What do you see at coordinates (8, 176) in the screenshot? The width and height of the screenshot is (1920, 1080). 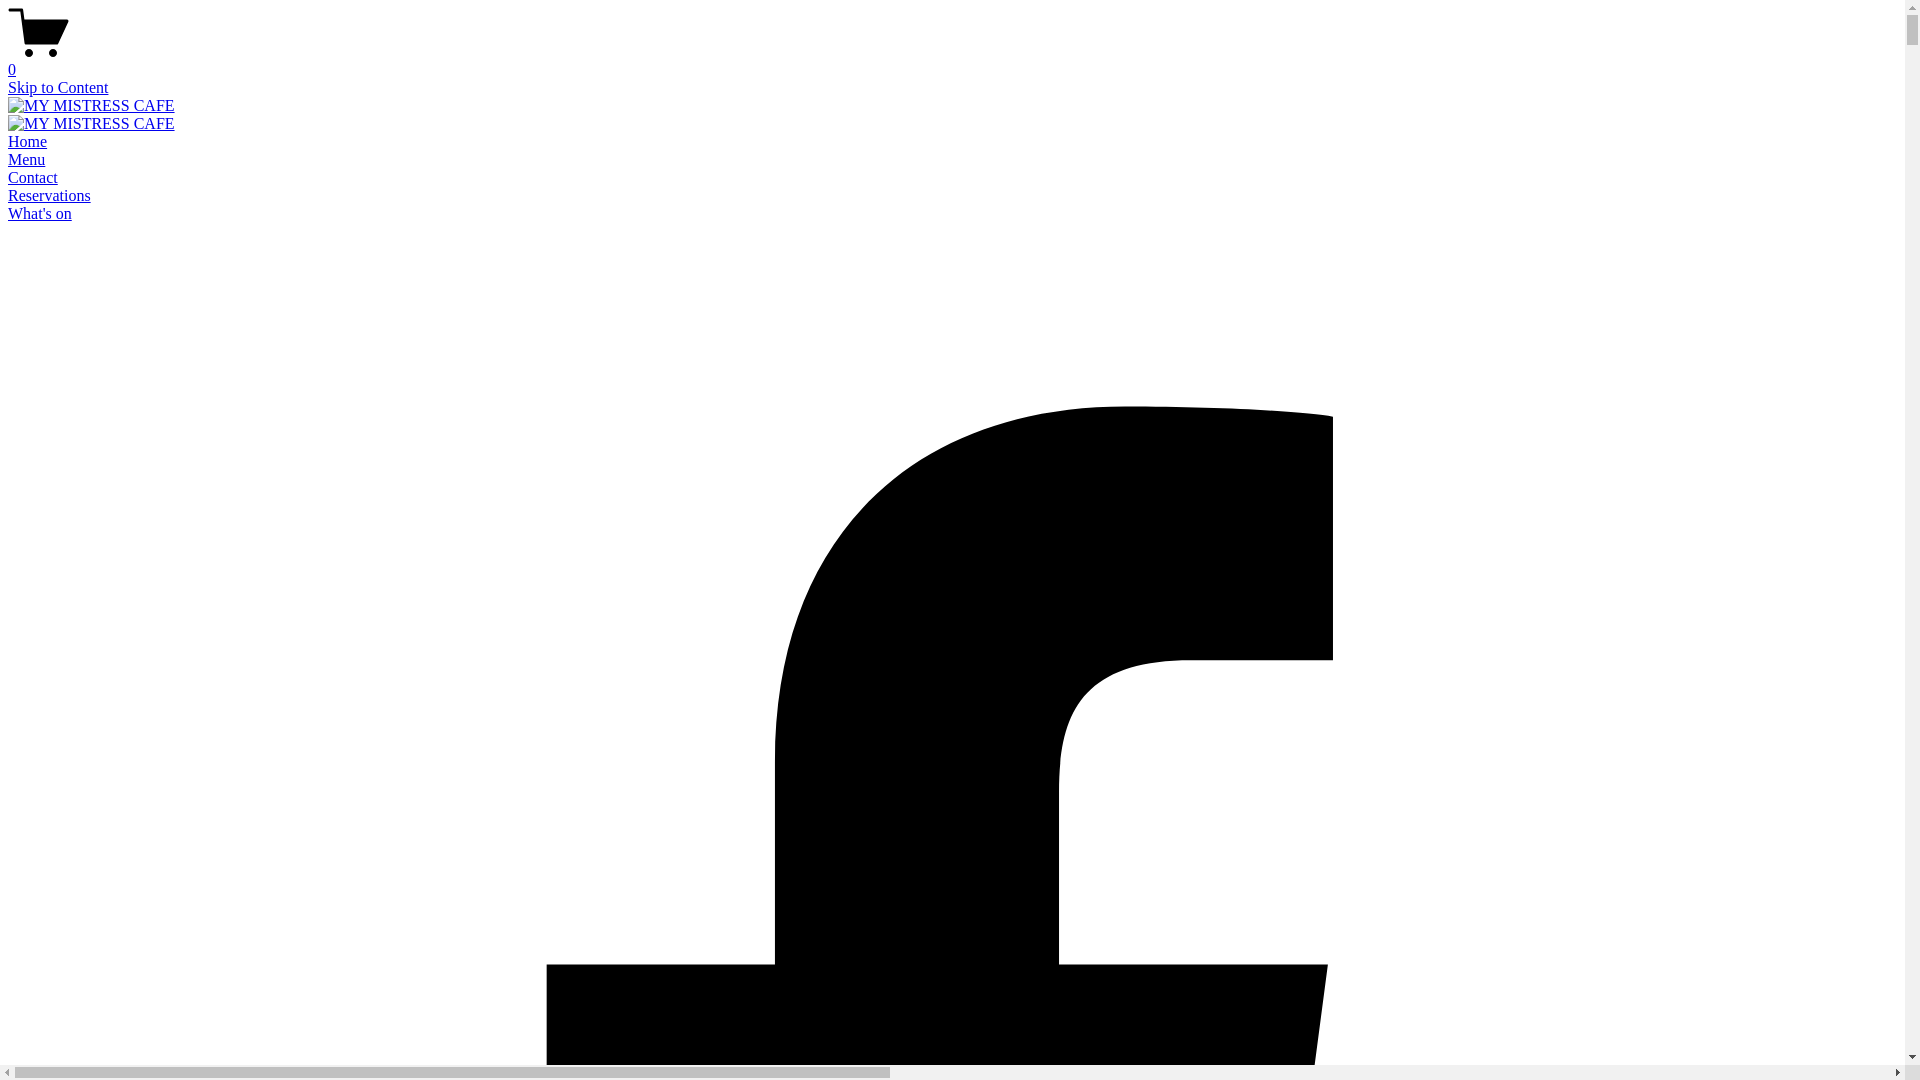 I see `'Contact'` at bounding box center [8, 176].